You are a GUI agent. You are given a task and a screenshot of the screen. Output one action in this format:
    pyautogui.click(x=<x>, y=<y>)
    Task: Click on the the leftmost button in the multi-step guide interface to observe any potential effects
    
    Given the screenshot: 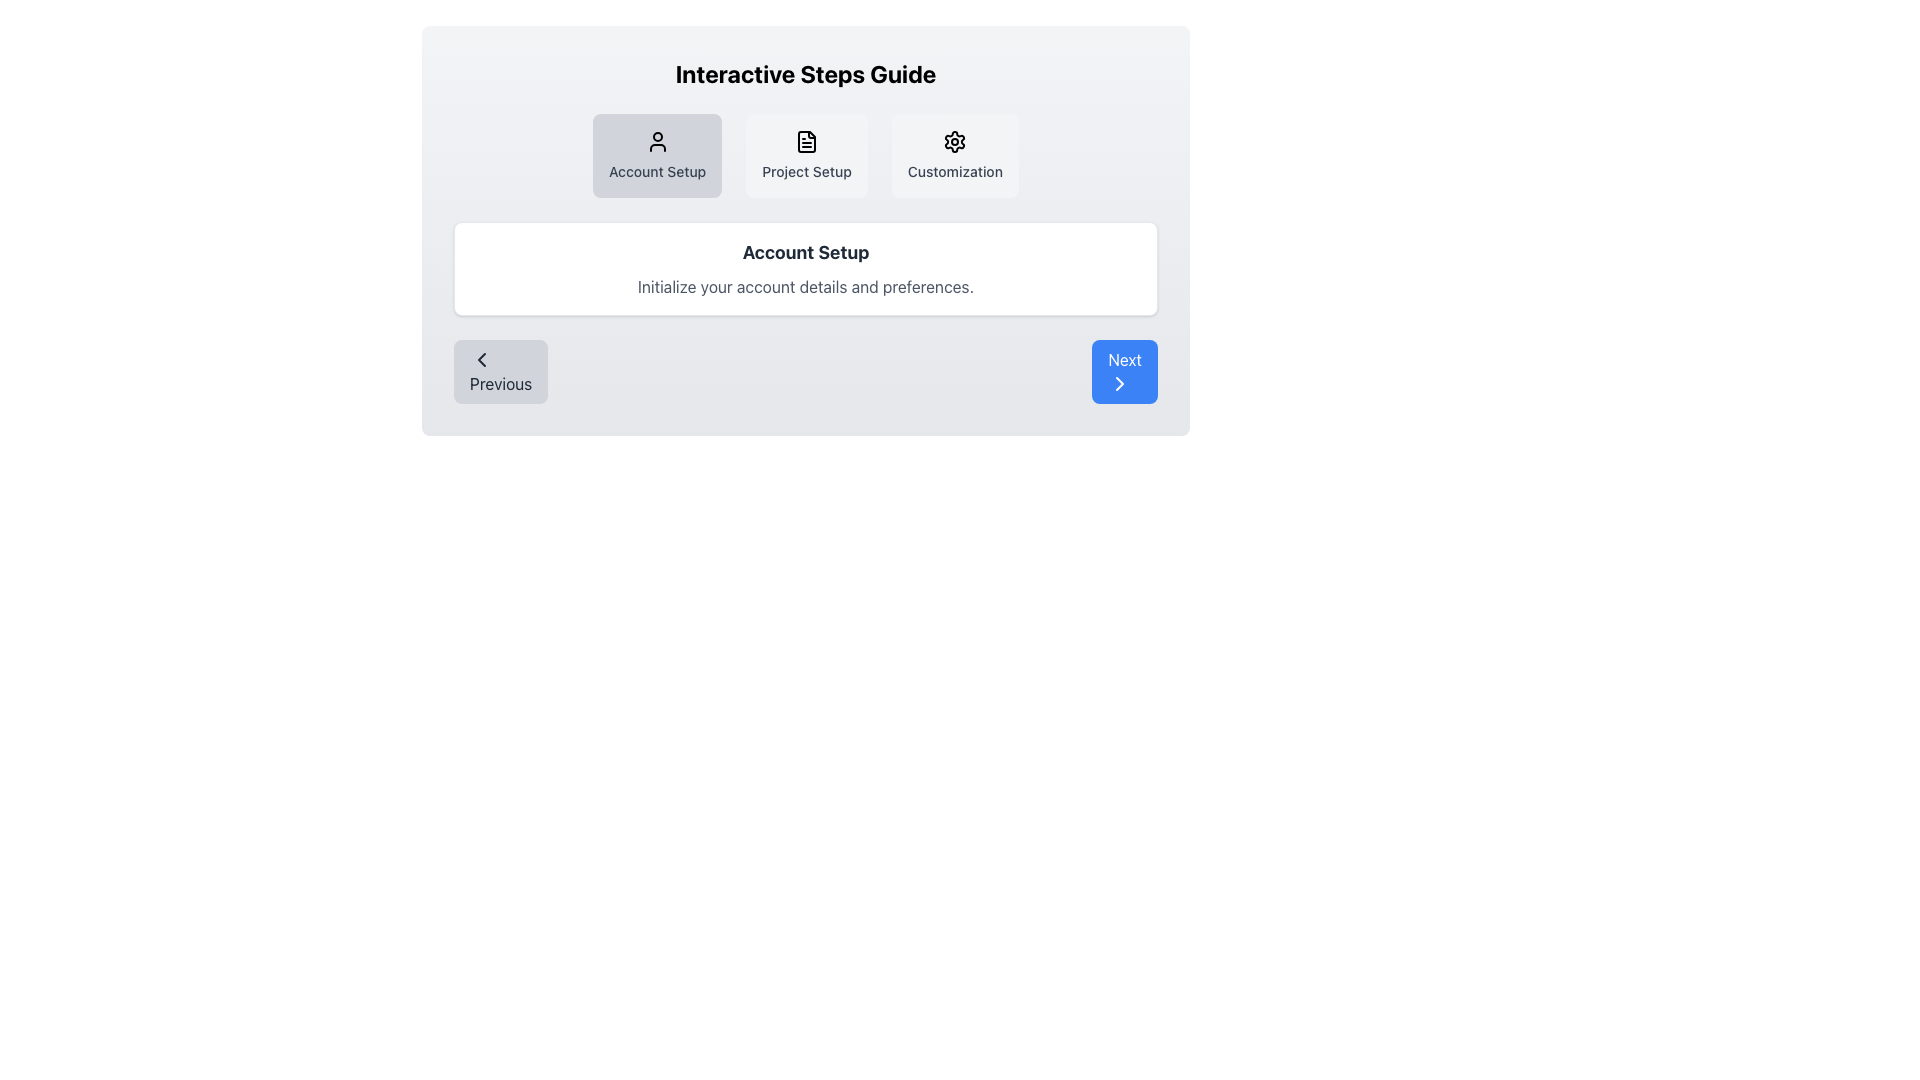 What is the action you would take?
    pyautogui.click(x=501, y=371)
    